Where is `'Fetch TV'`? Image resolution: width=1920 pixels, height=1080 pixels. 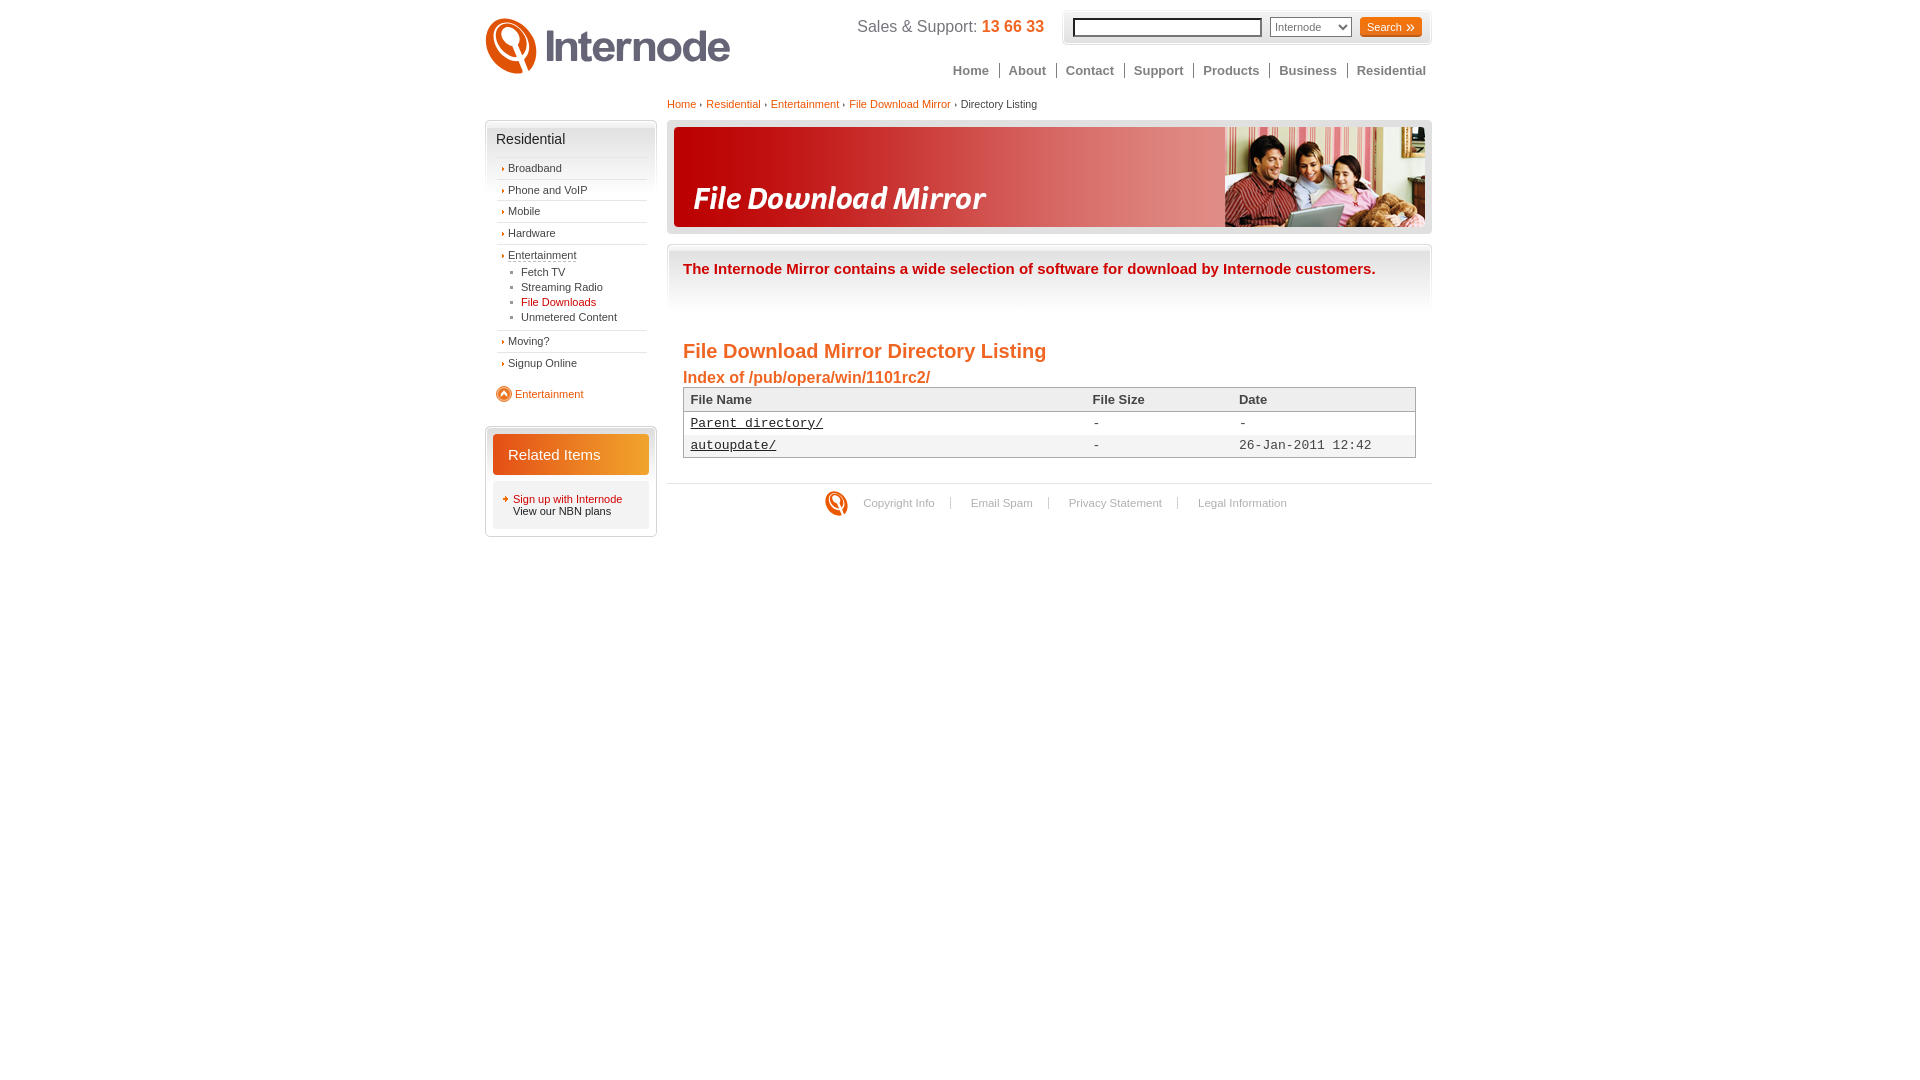 'Fetch TV' is located at coordinates (542, 272).